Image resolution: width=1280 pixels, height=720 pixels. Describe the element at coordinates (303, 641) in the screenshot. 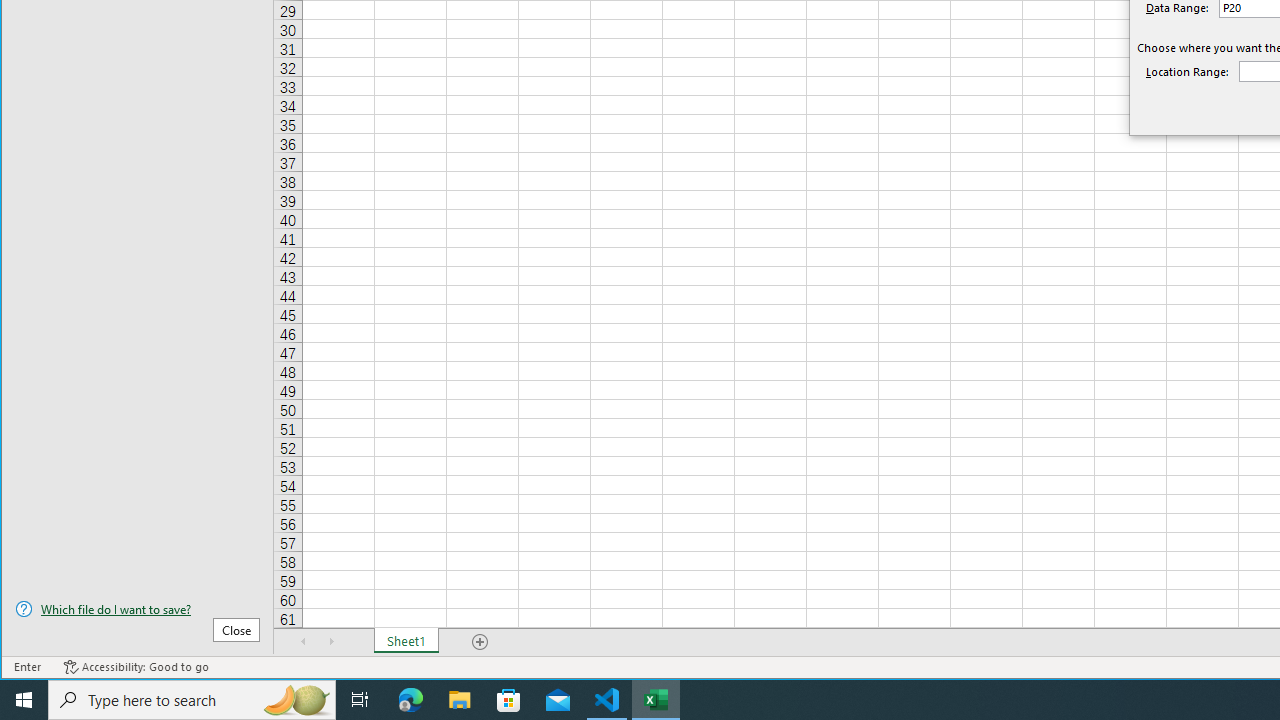

I see `'Scroll Left'` at that location.